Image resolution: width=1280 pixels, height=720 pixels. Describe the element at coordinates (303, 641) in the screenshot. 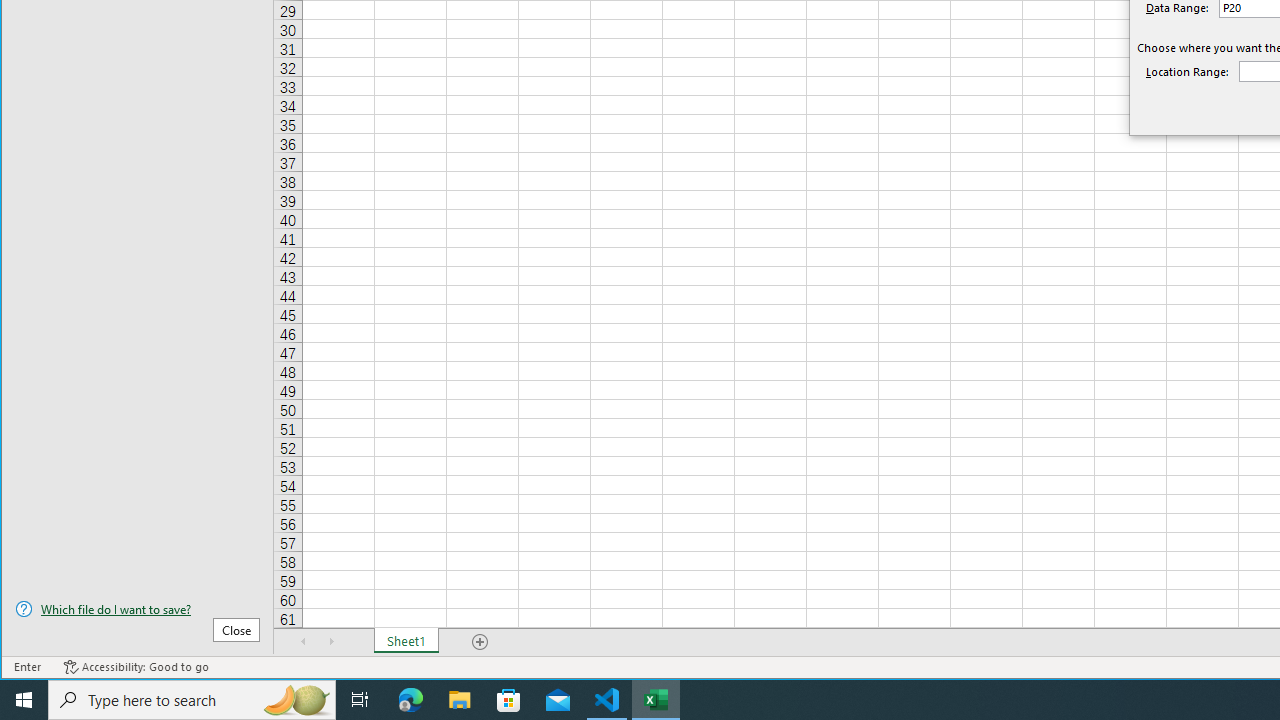

I see `'Scroll Left'` at that location.